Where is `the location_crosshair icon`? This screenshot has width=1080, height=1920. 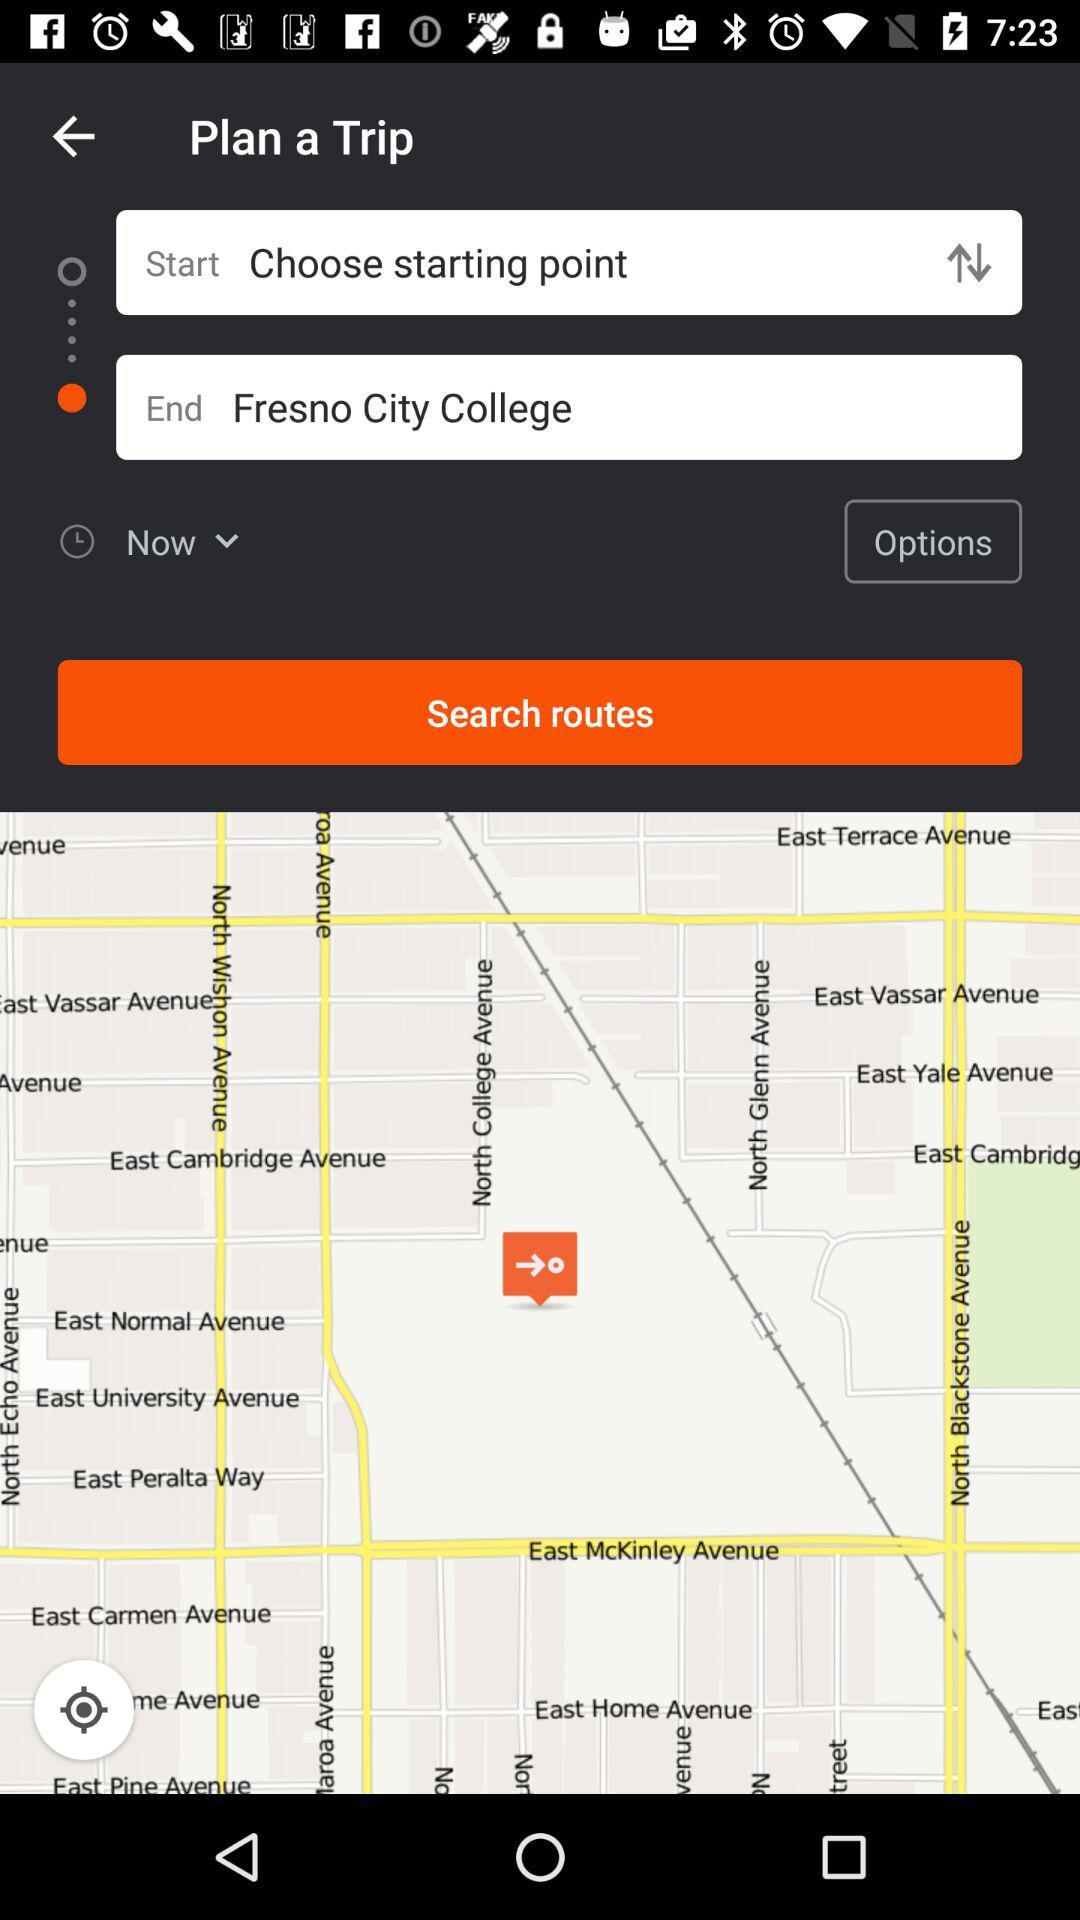
the location_crosshair icon is located at coordinates (83, 1708).